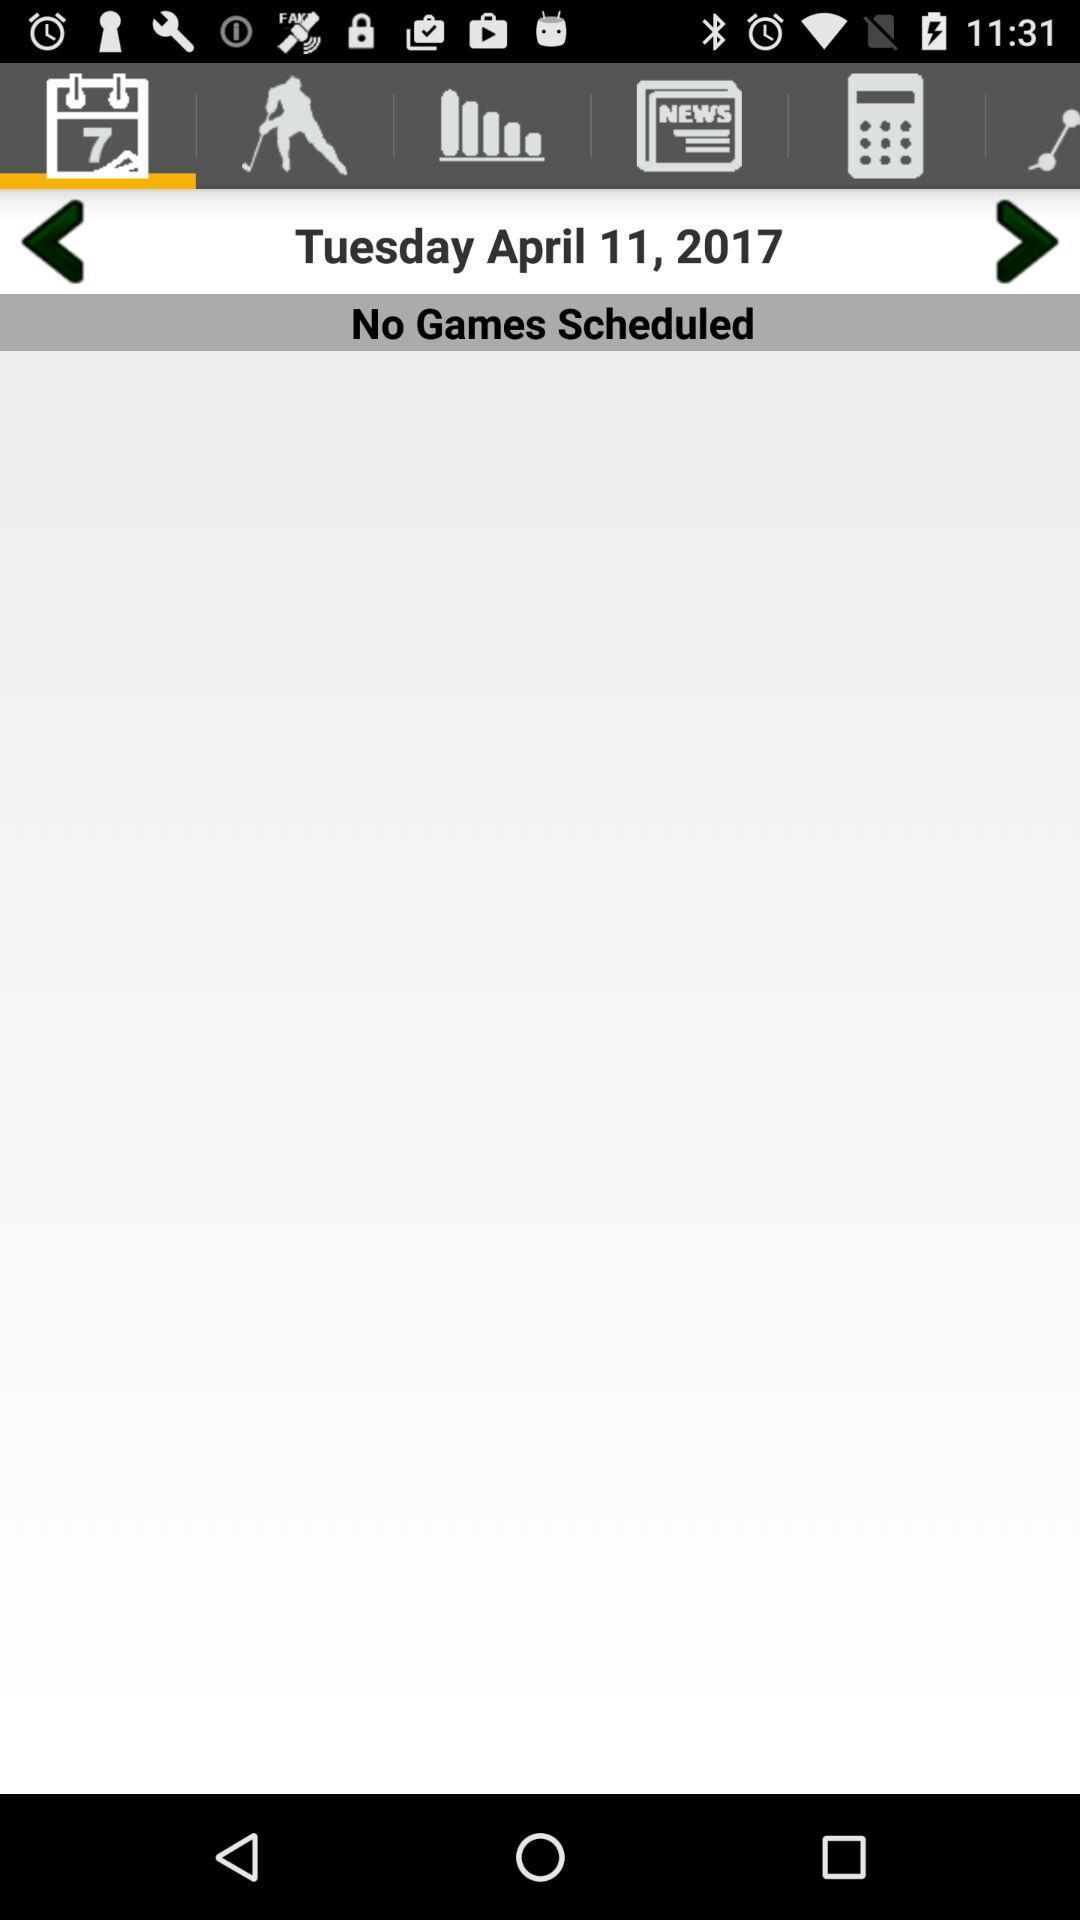  I want to click on the tuesday april 11 app, so click(538, 243).